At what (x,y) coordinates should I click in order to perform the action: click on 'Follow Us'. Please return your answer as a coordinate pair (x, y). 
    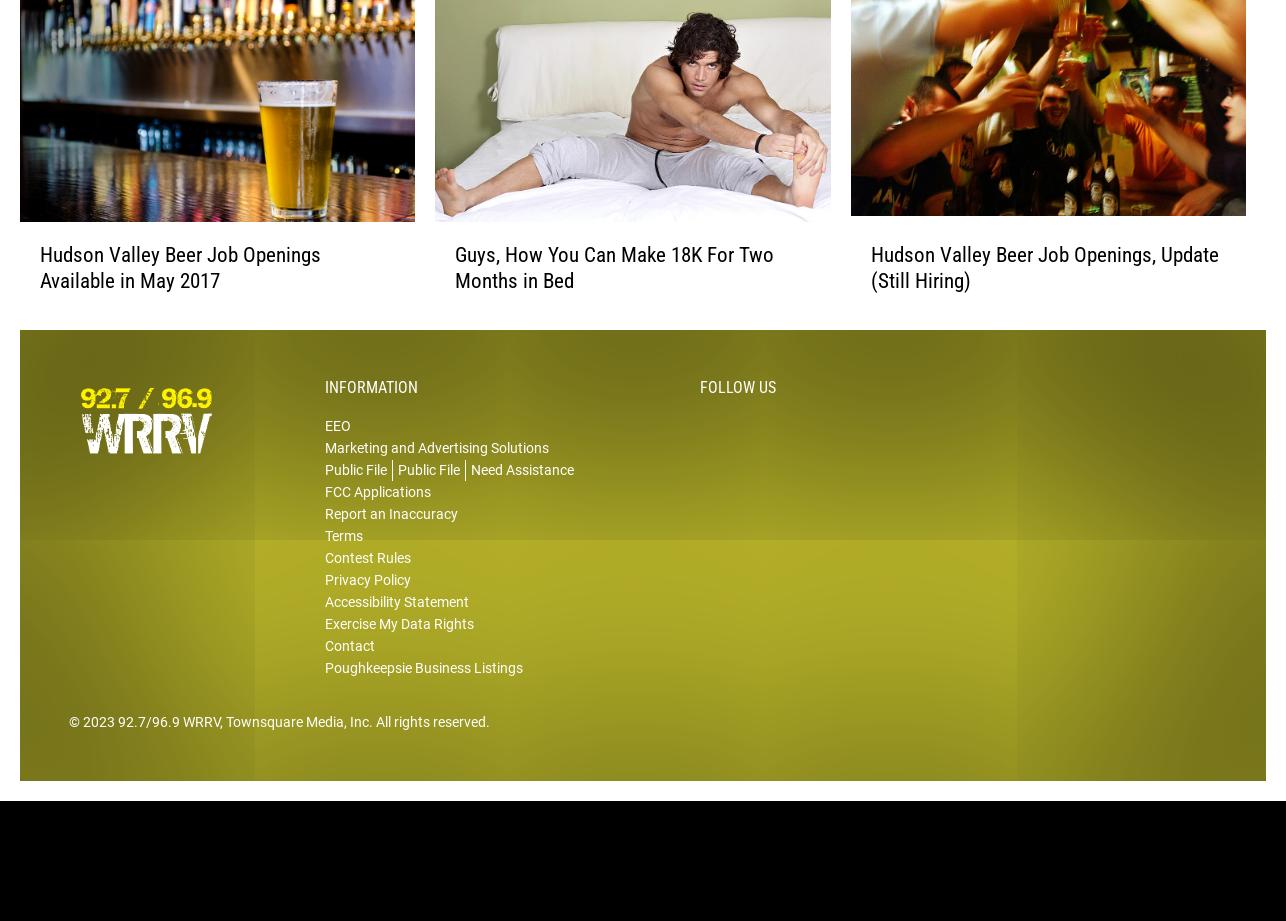
    Looking at the image, I should click on (738, 418).